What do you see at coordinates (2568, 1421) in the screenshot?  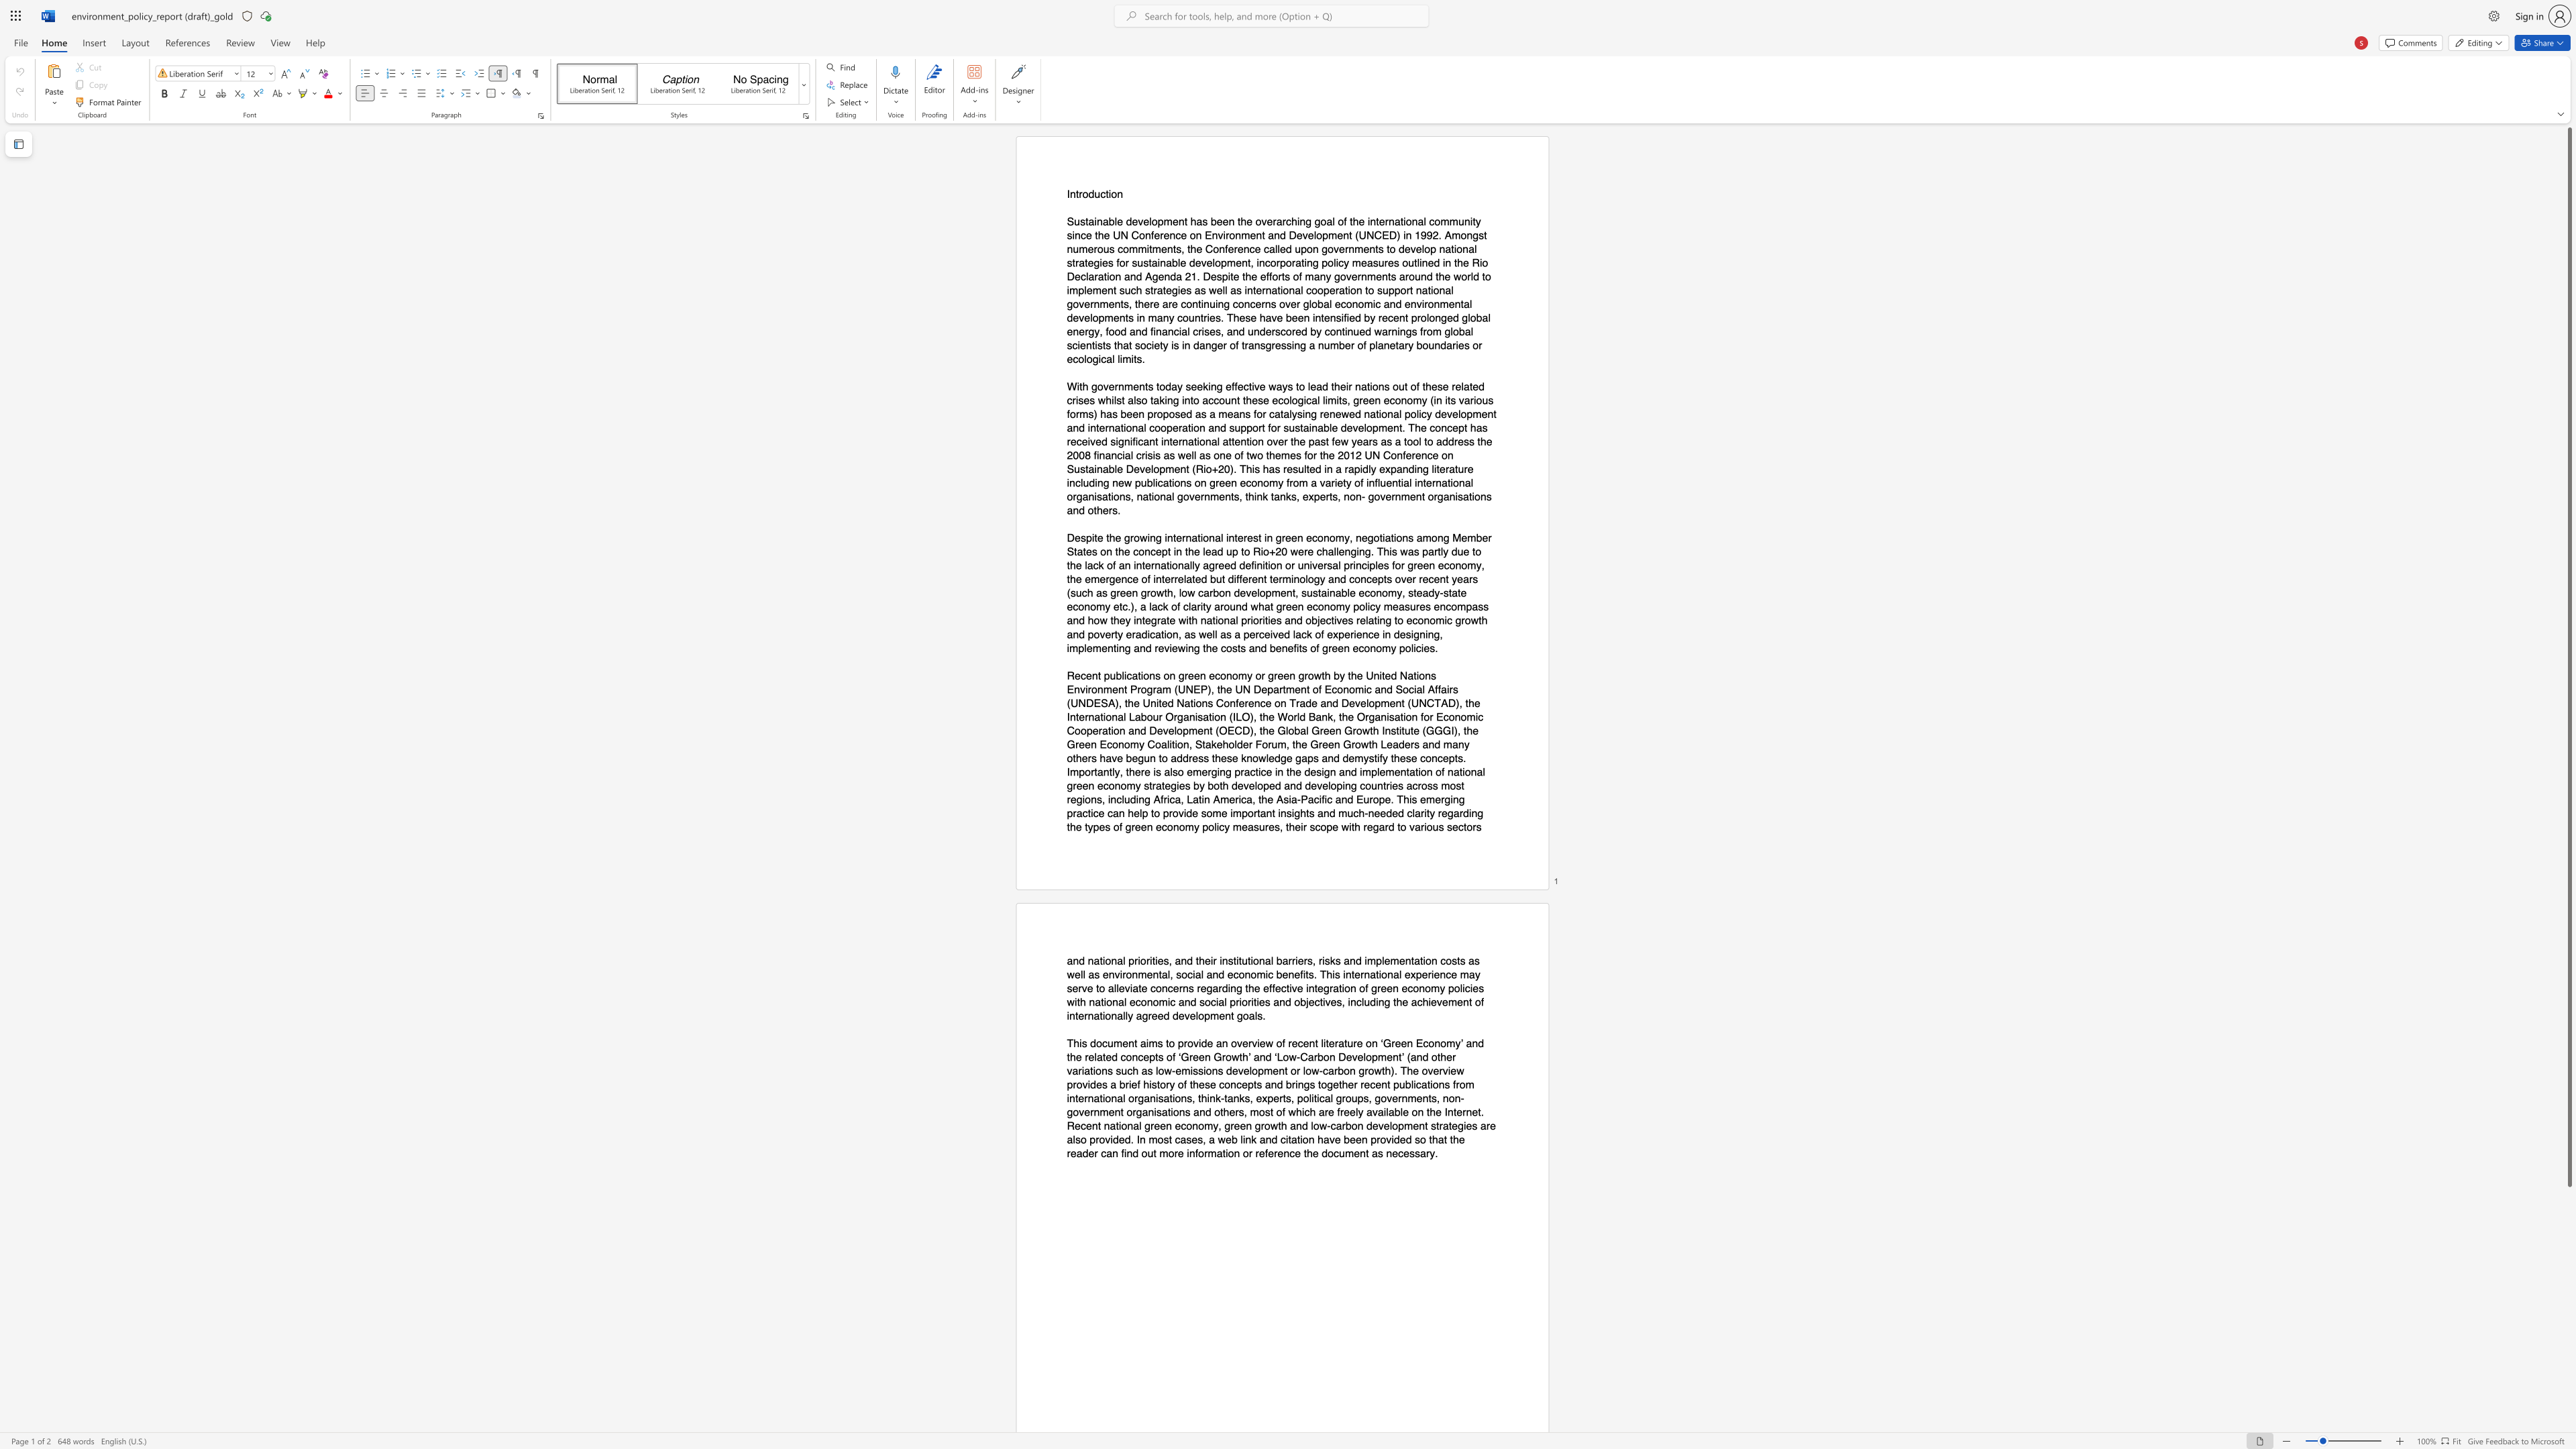 I see `the scrollbar to adjust the page downward` at bounding box center [2568, 1421].